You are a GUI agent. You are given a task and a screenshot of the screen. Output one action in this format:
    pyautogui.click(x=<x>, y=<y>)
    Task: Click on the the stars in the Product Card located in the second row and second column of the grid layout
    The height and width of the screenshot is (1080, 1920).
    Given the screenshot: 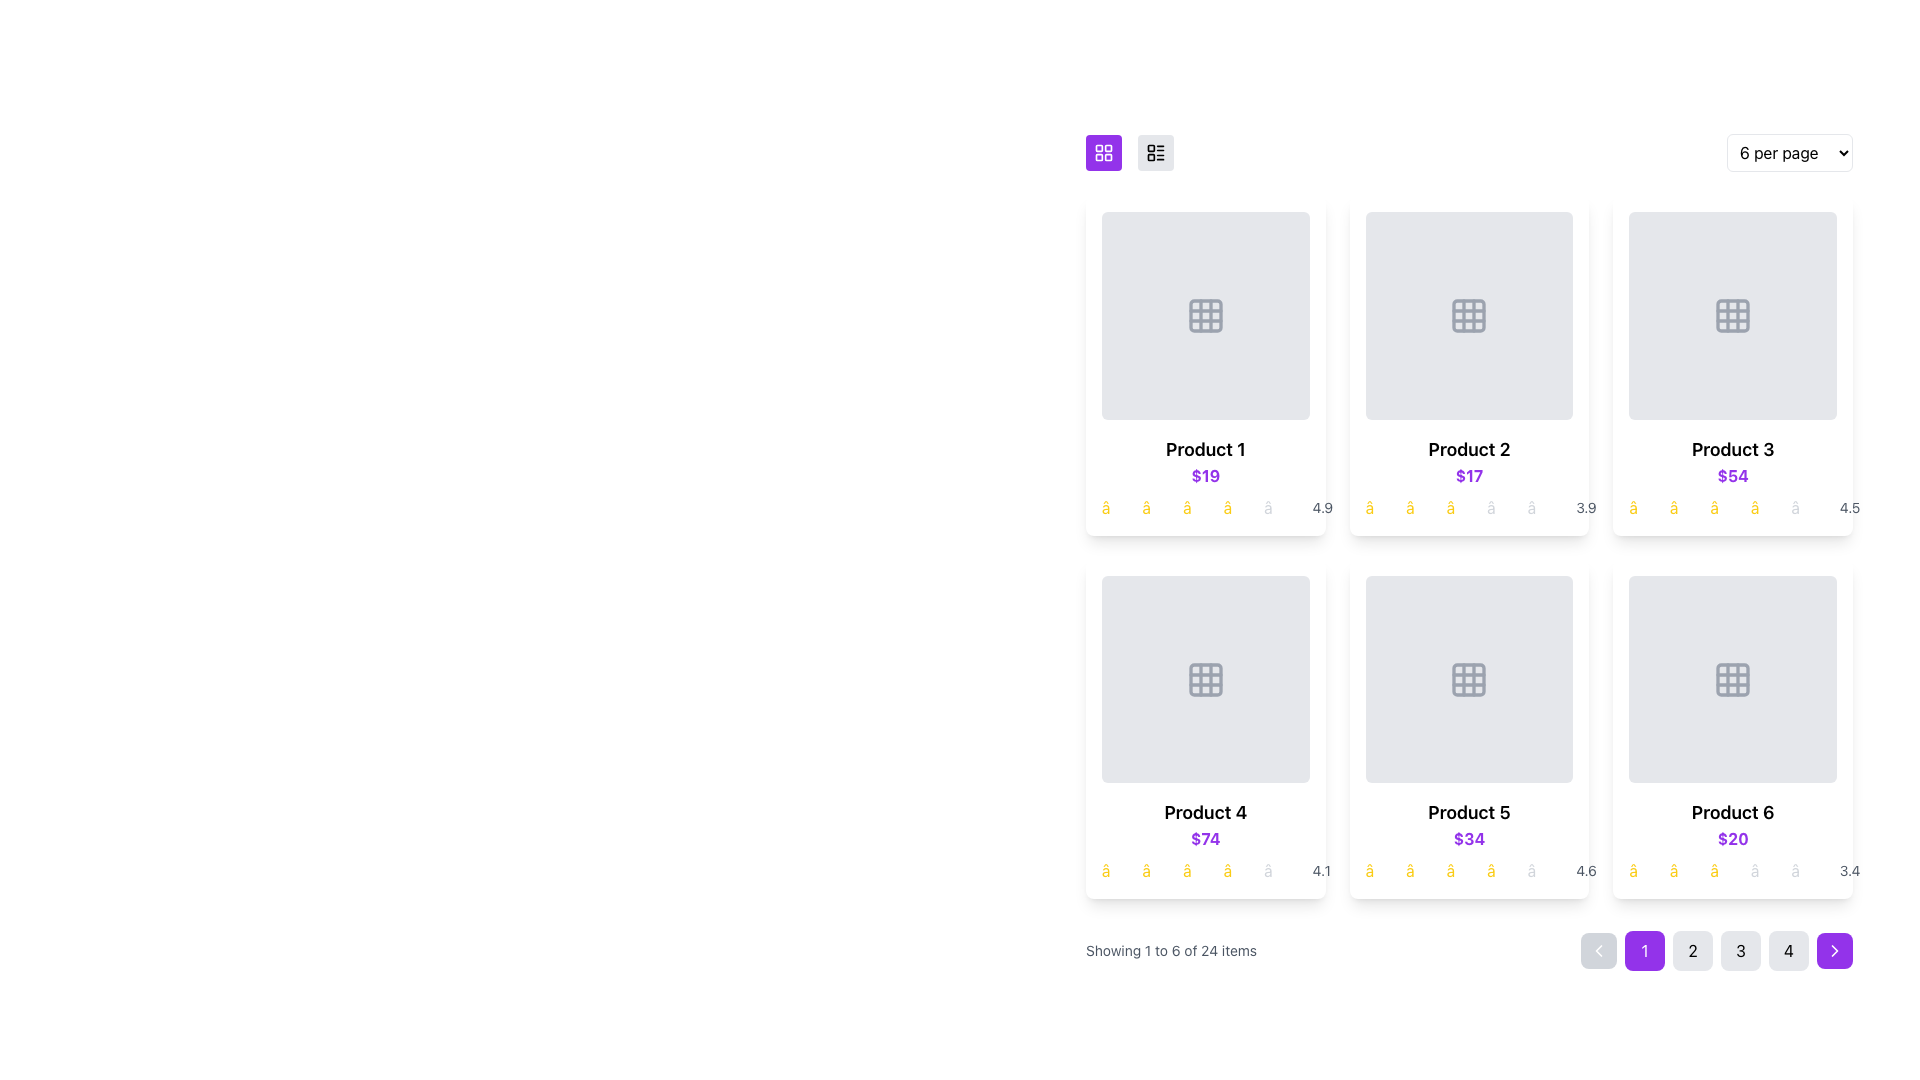 What is the action you would take?
    pyautogui.click(x=1469, y=729)
    